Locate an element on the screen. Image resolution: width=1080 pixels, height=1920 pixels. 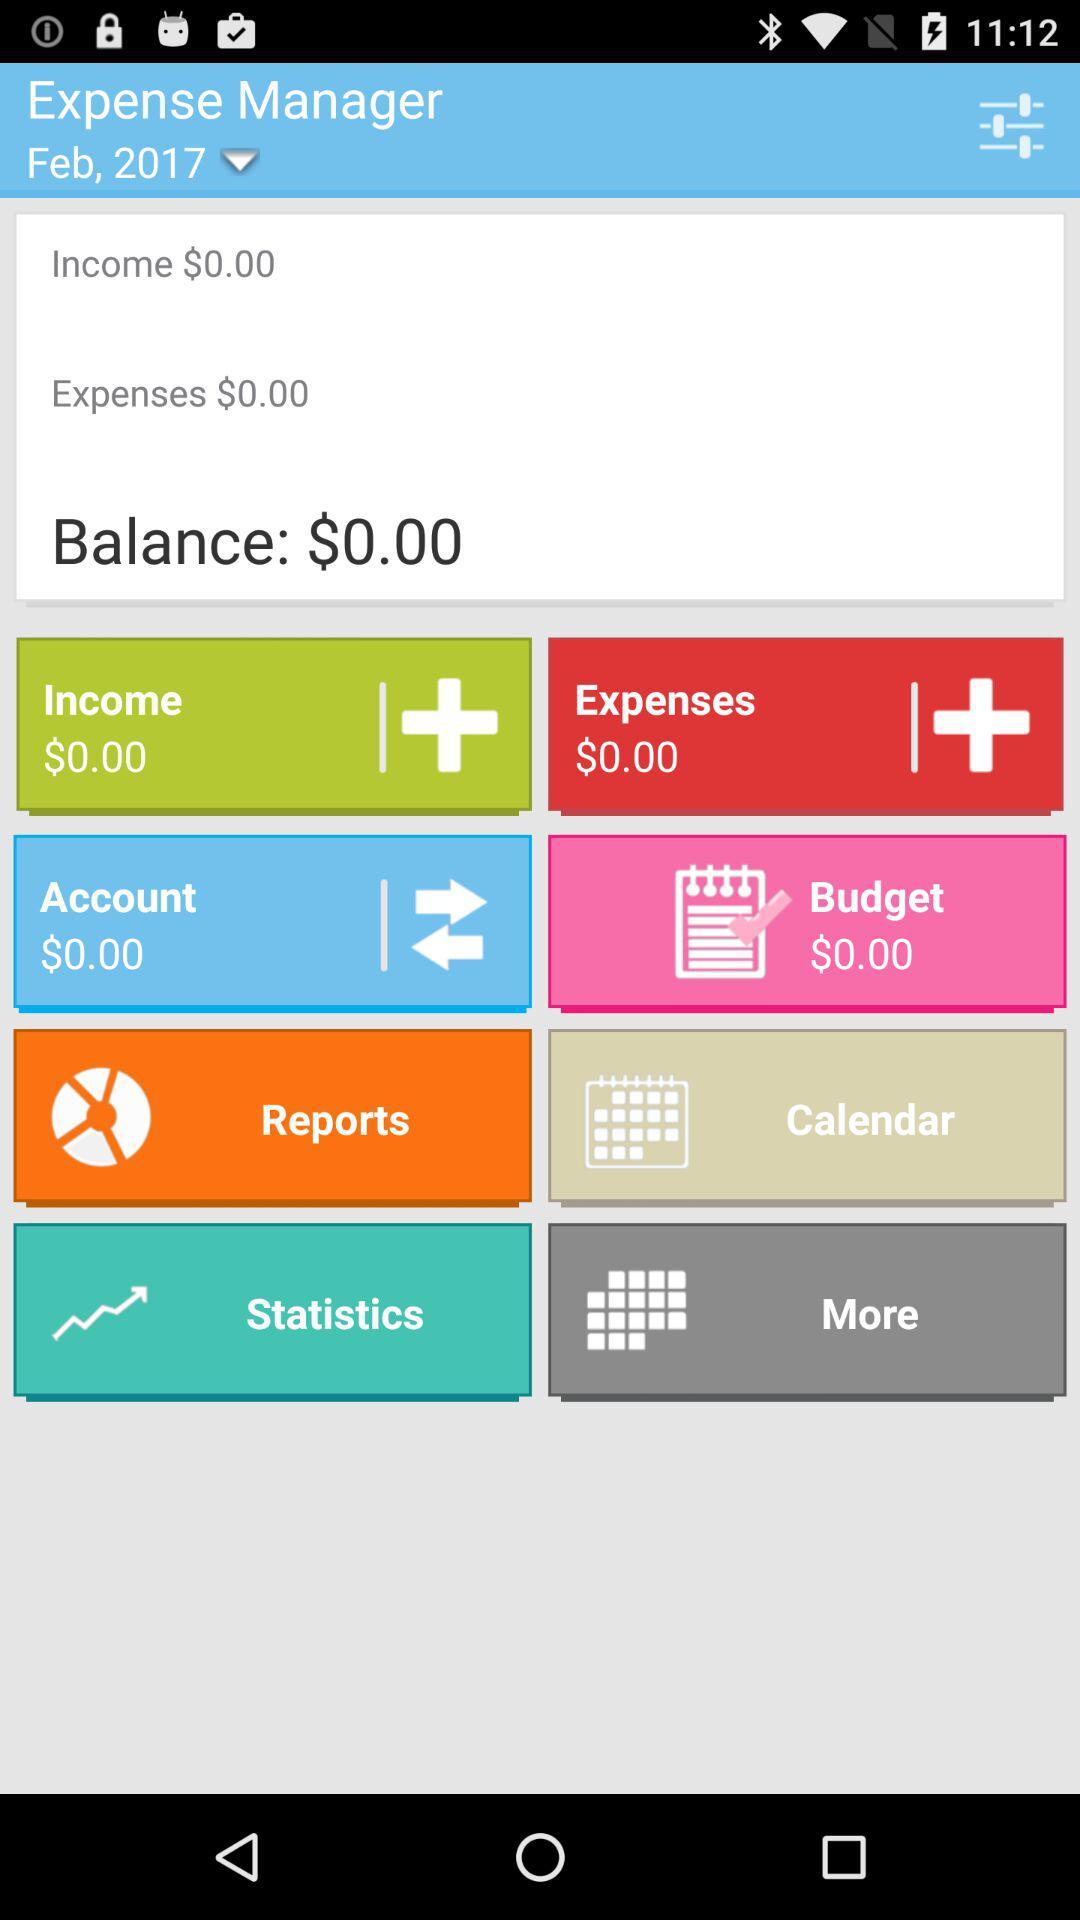
the app next to reports item is located at coordinates (806, 1312).